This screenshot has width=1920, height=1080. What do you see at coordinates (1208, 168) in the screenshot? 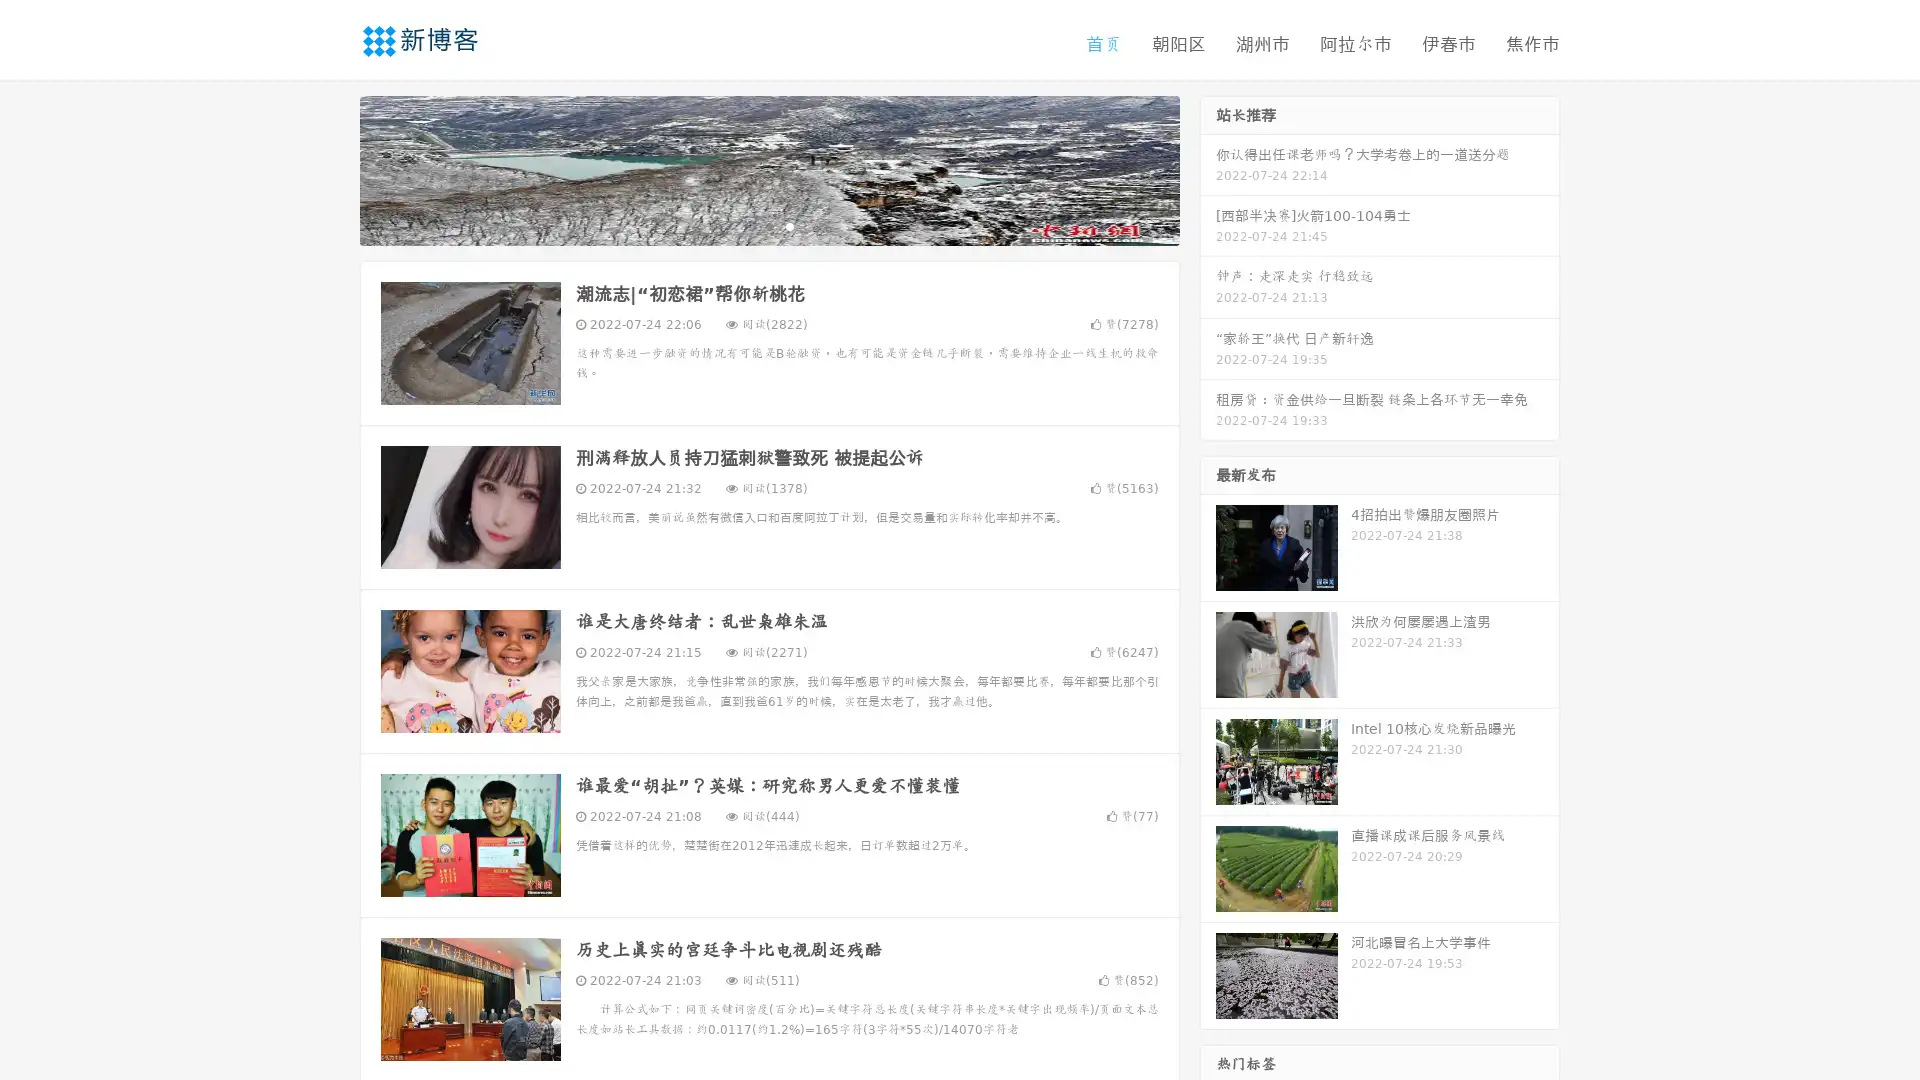
I see `Next slide` at bounding box center [1208, 168].